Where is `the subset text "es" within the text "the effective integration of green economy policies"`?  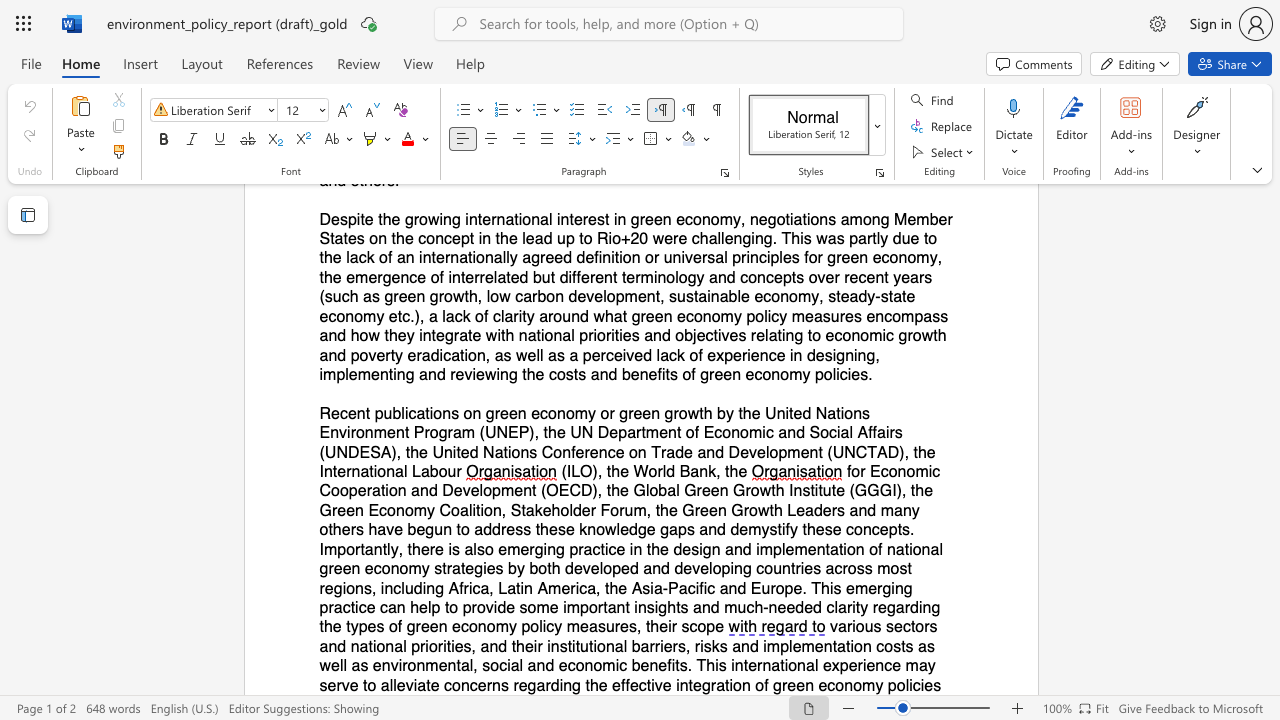 the subset text "es" within the text "the effective integration of green economy policies" is located at coordinates (923, 684).